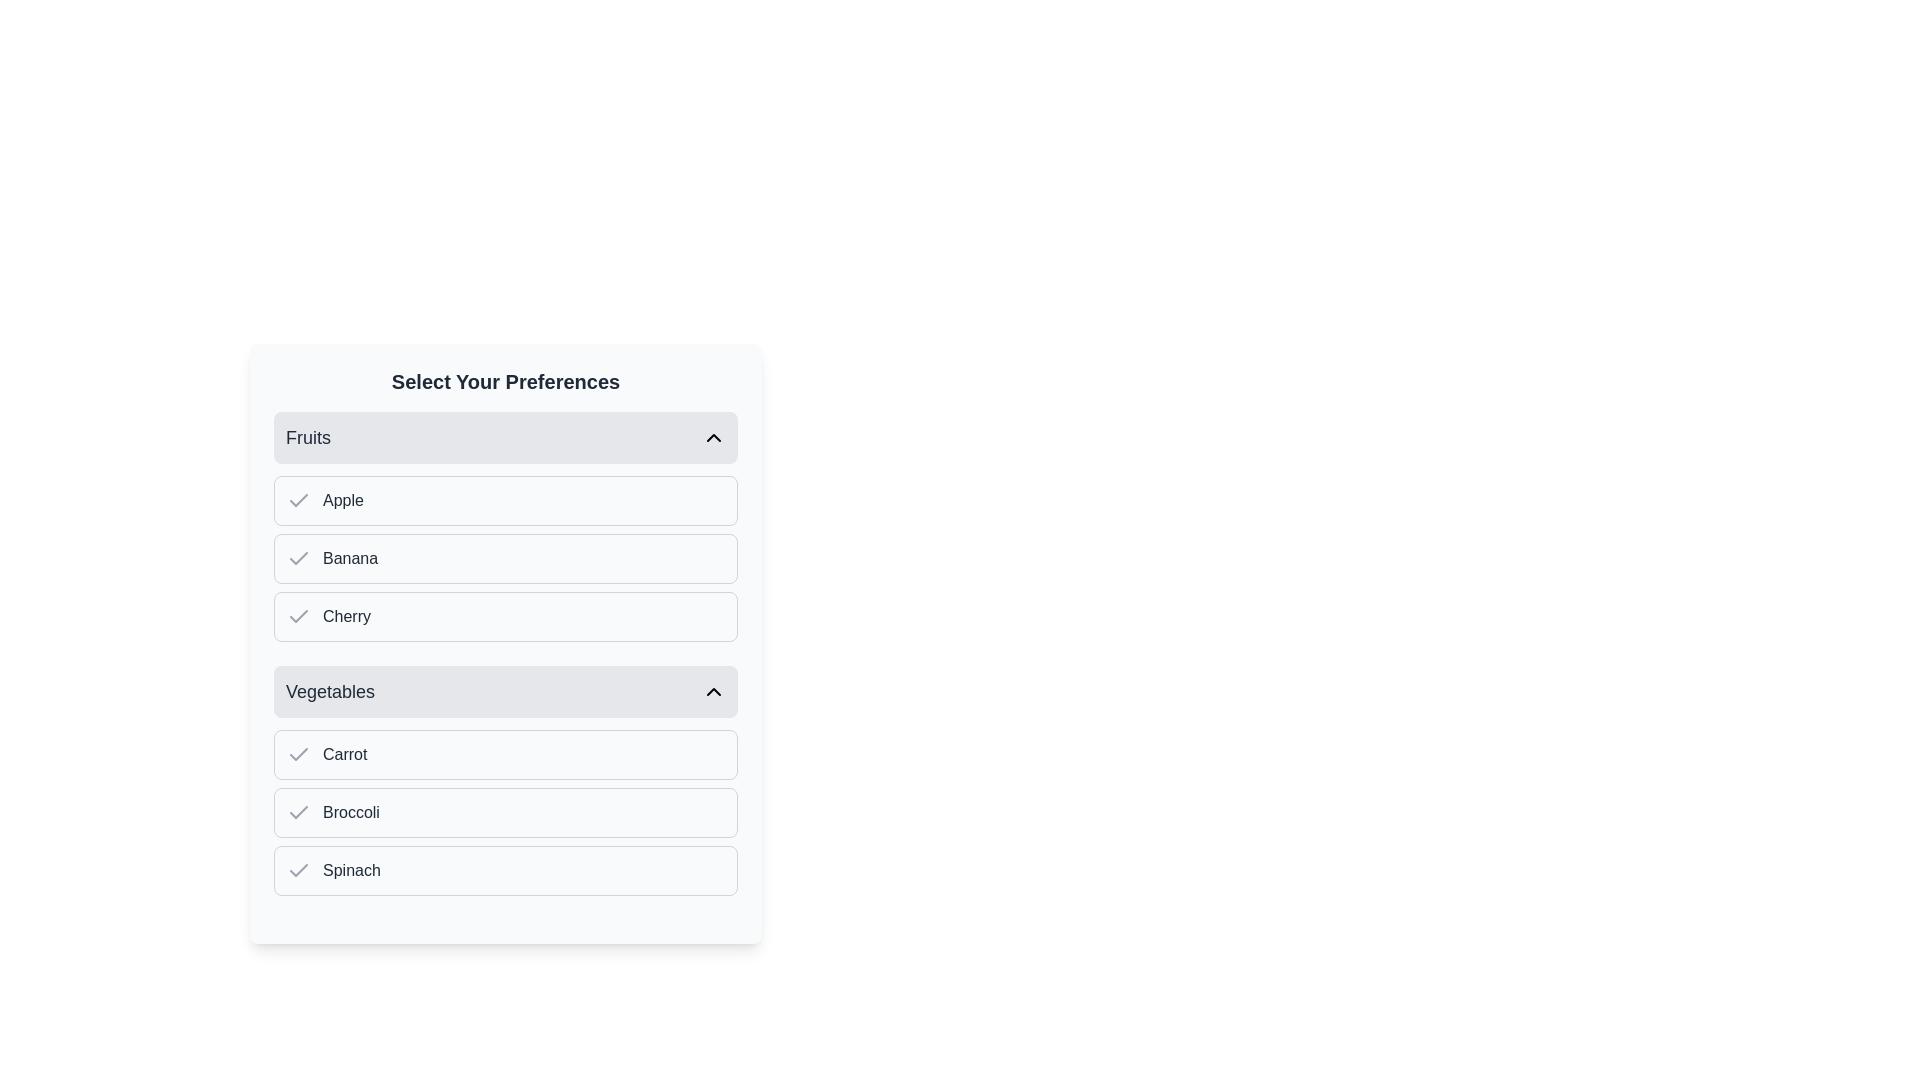 This screenshot has width=1920, height=1080. What do you see at coordinates (714, 690) in the screenshot?
I see `the chevron button on the rightmost side of the 'Vegetables' section header` at bounding box center [714, 690].